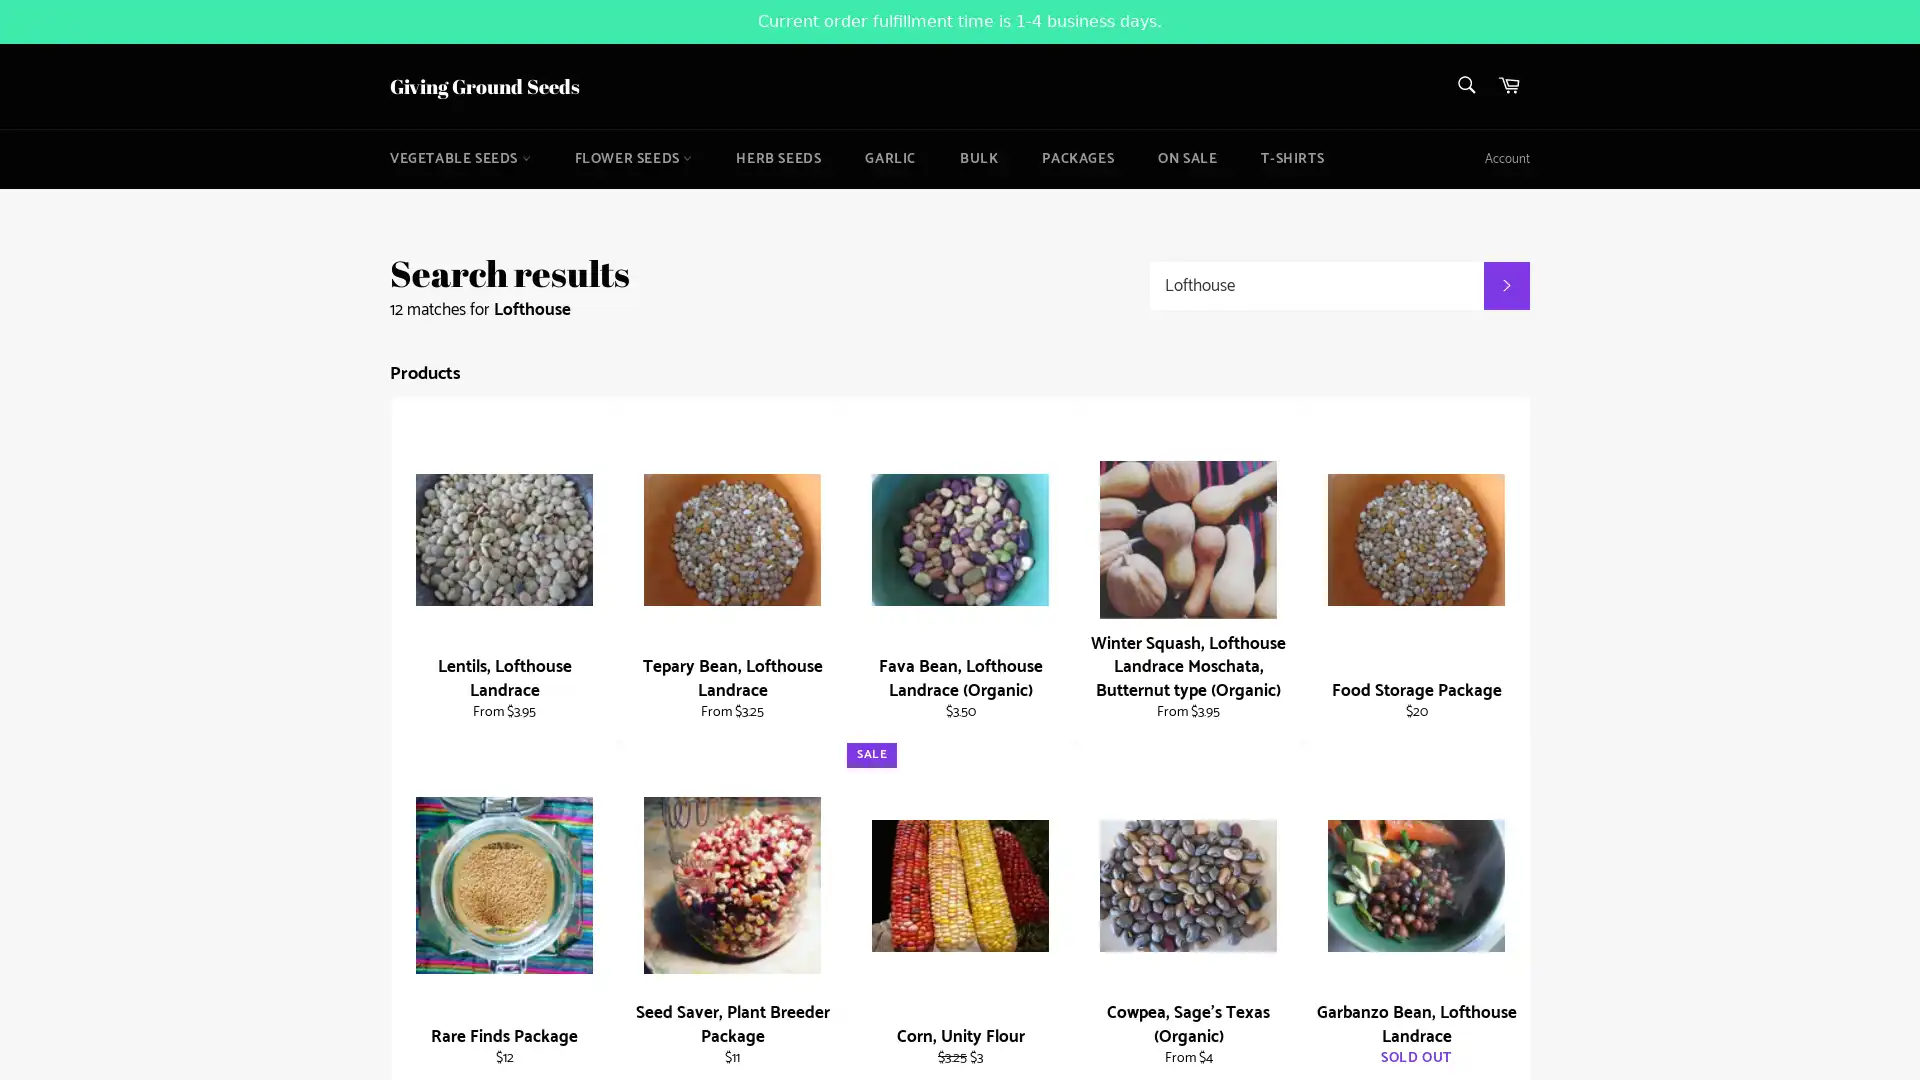  Describe the element at coordinates (1464, 83) in the screenshot. I see `Search` at that location.